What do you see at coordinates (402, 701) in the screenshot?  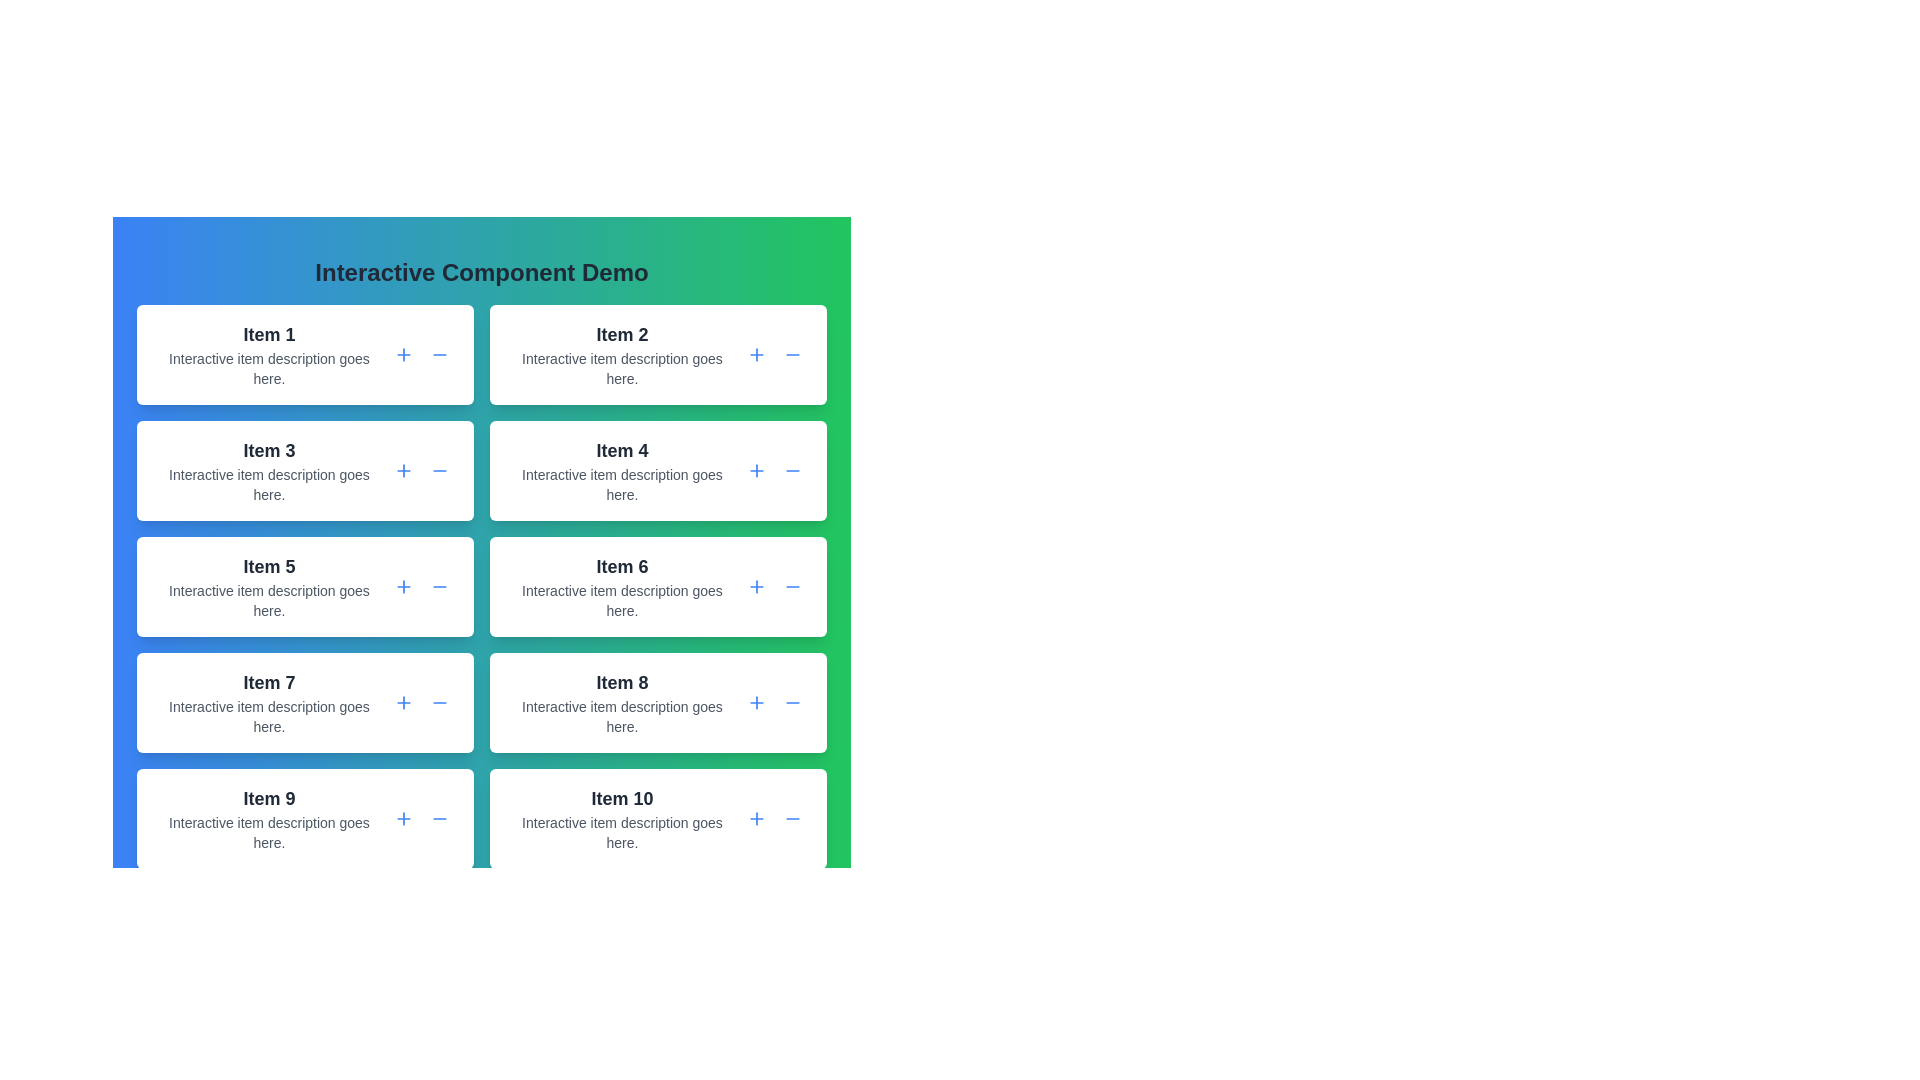 I see `the icon located to the right of the text 'Item 7' in the 'Interactive Component Demo' interface` at bounding box center [402, 701].